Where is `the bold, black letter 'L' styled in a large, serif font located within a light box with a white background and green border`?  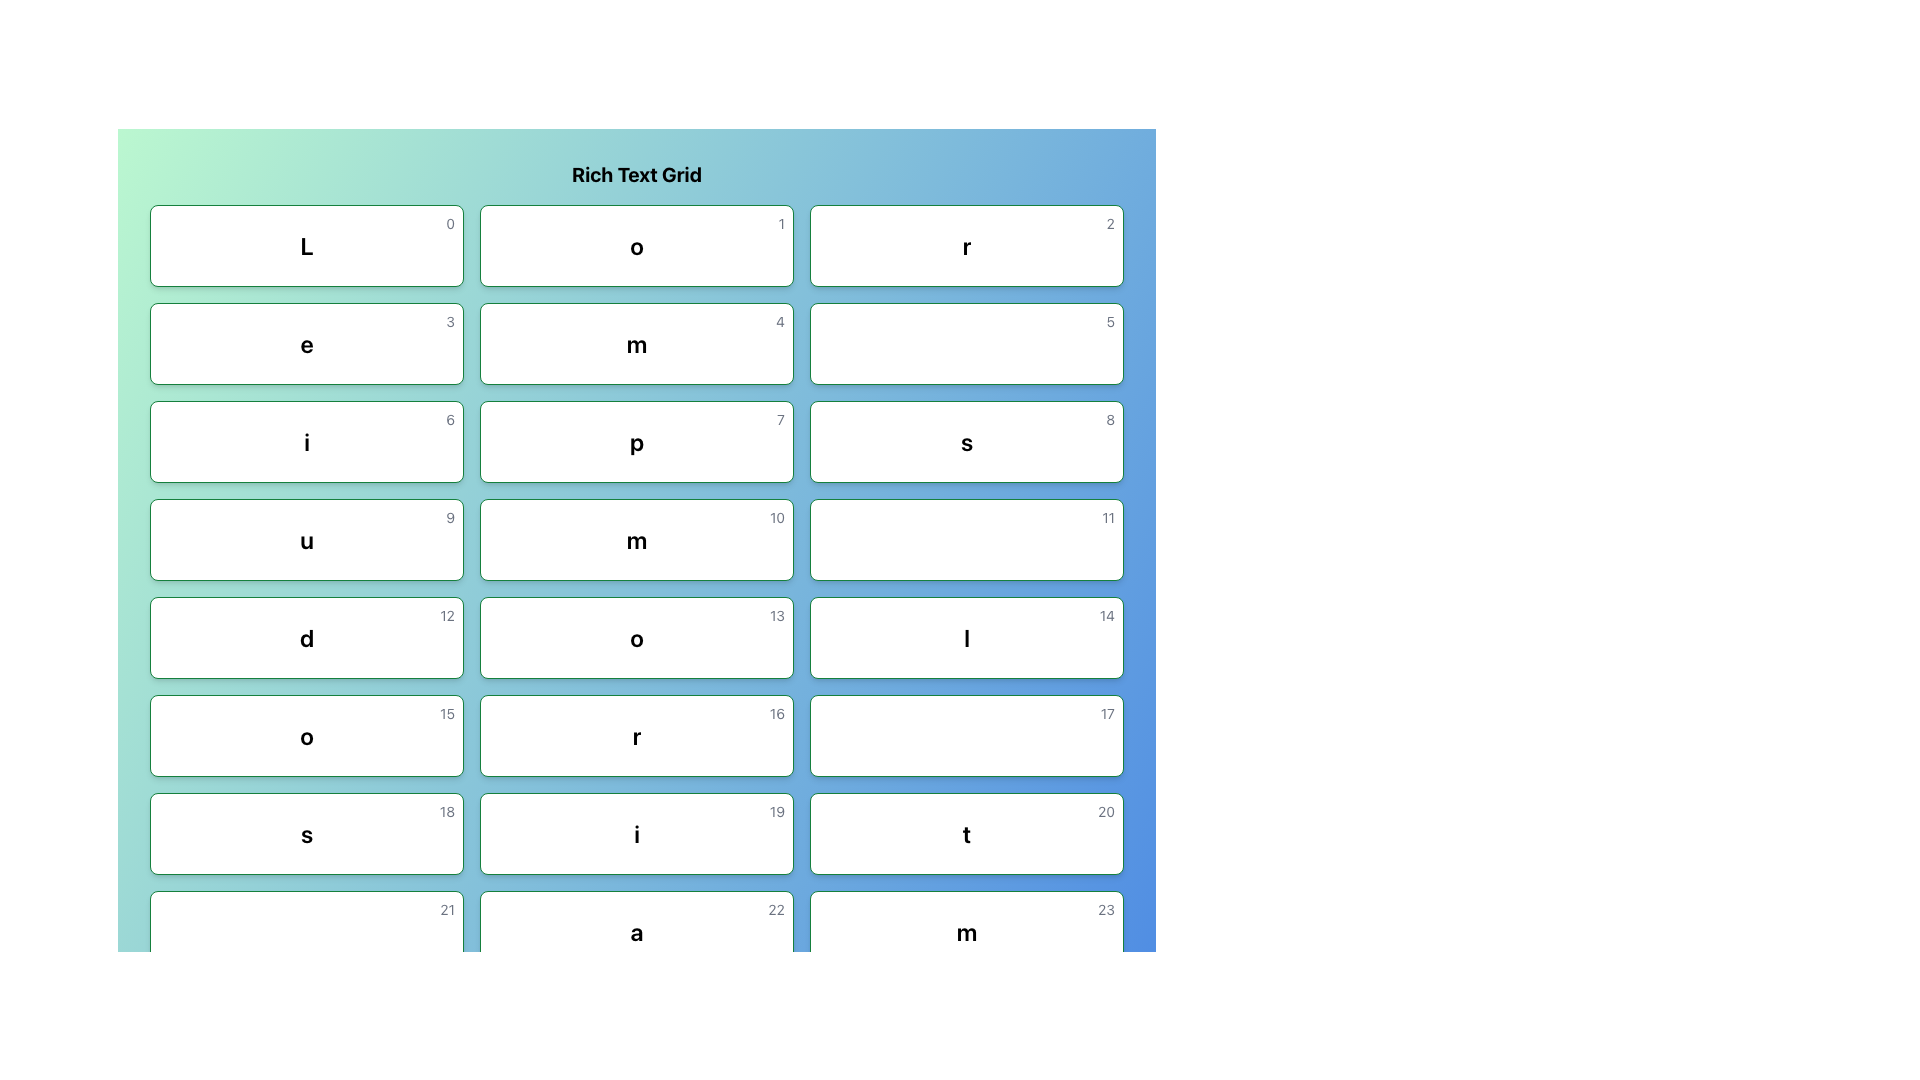
the bold, black letter 'L' styled in a large, serif font located within a light box with a white background and green border is located at coordinates (306, 245).